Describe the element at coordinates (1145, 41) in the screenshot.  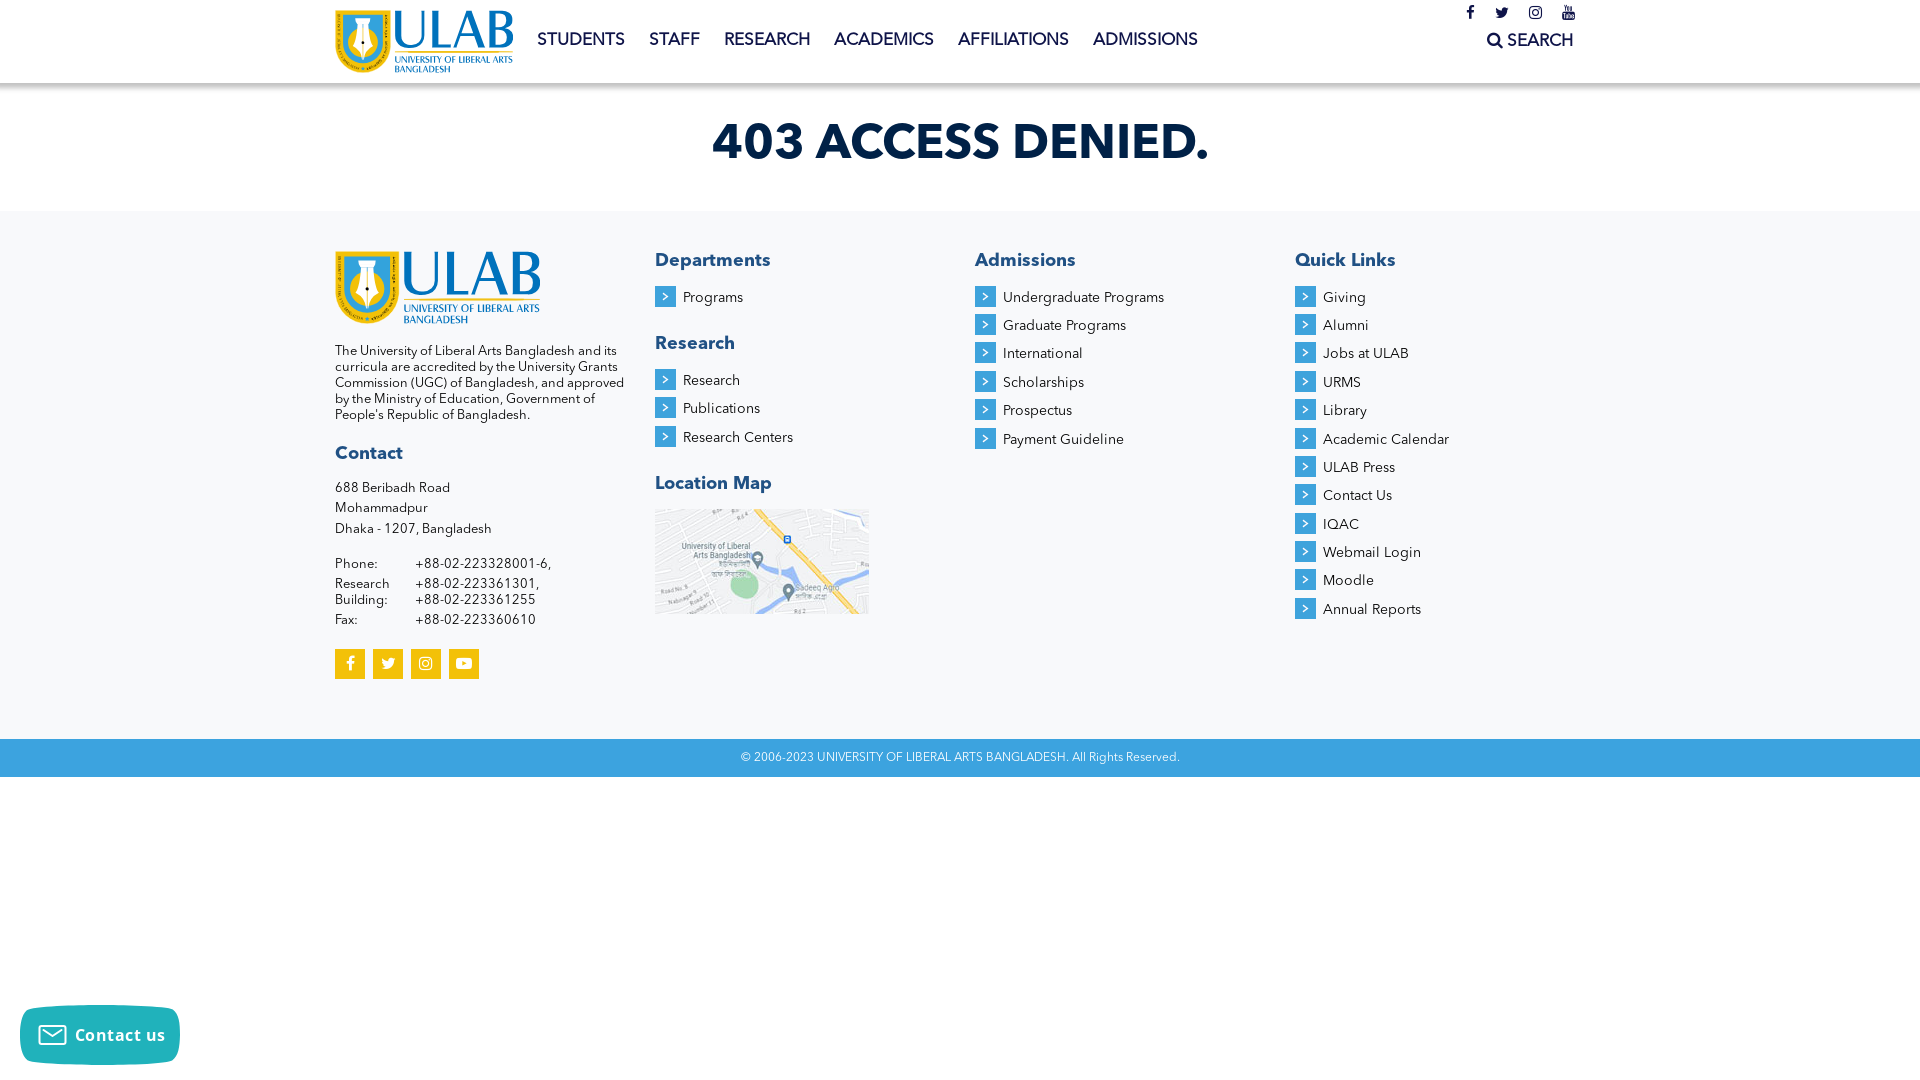
I see `'ADMISSIONS'` at that location.